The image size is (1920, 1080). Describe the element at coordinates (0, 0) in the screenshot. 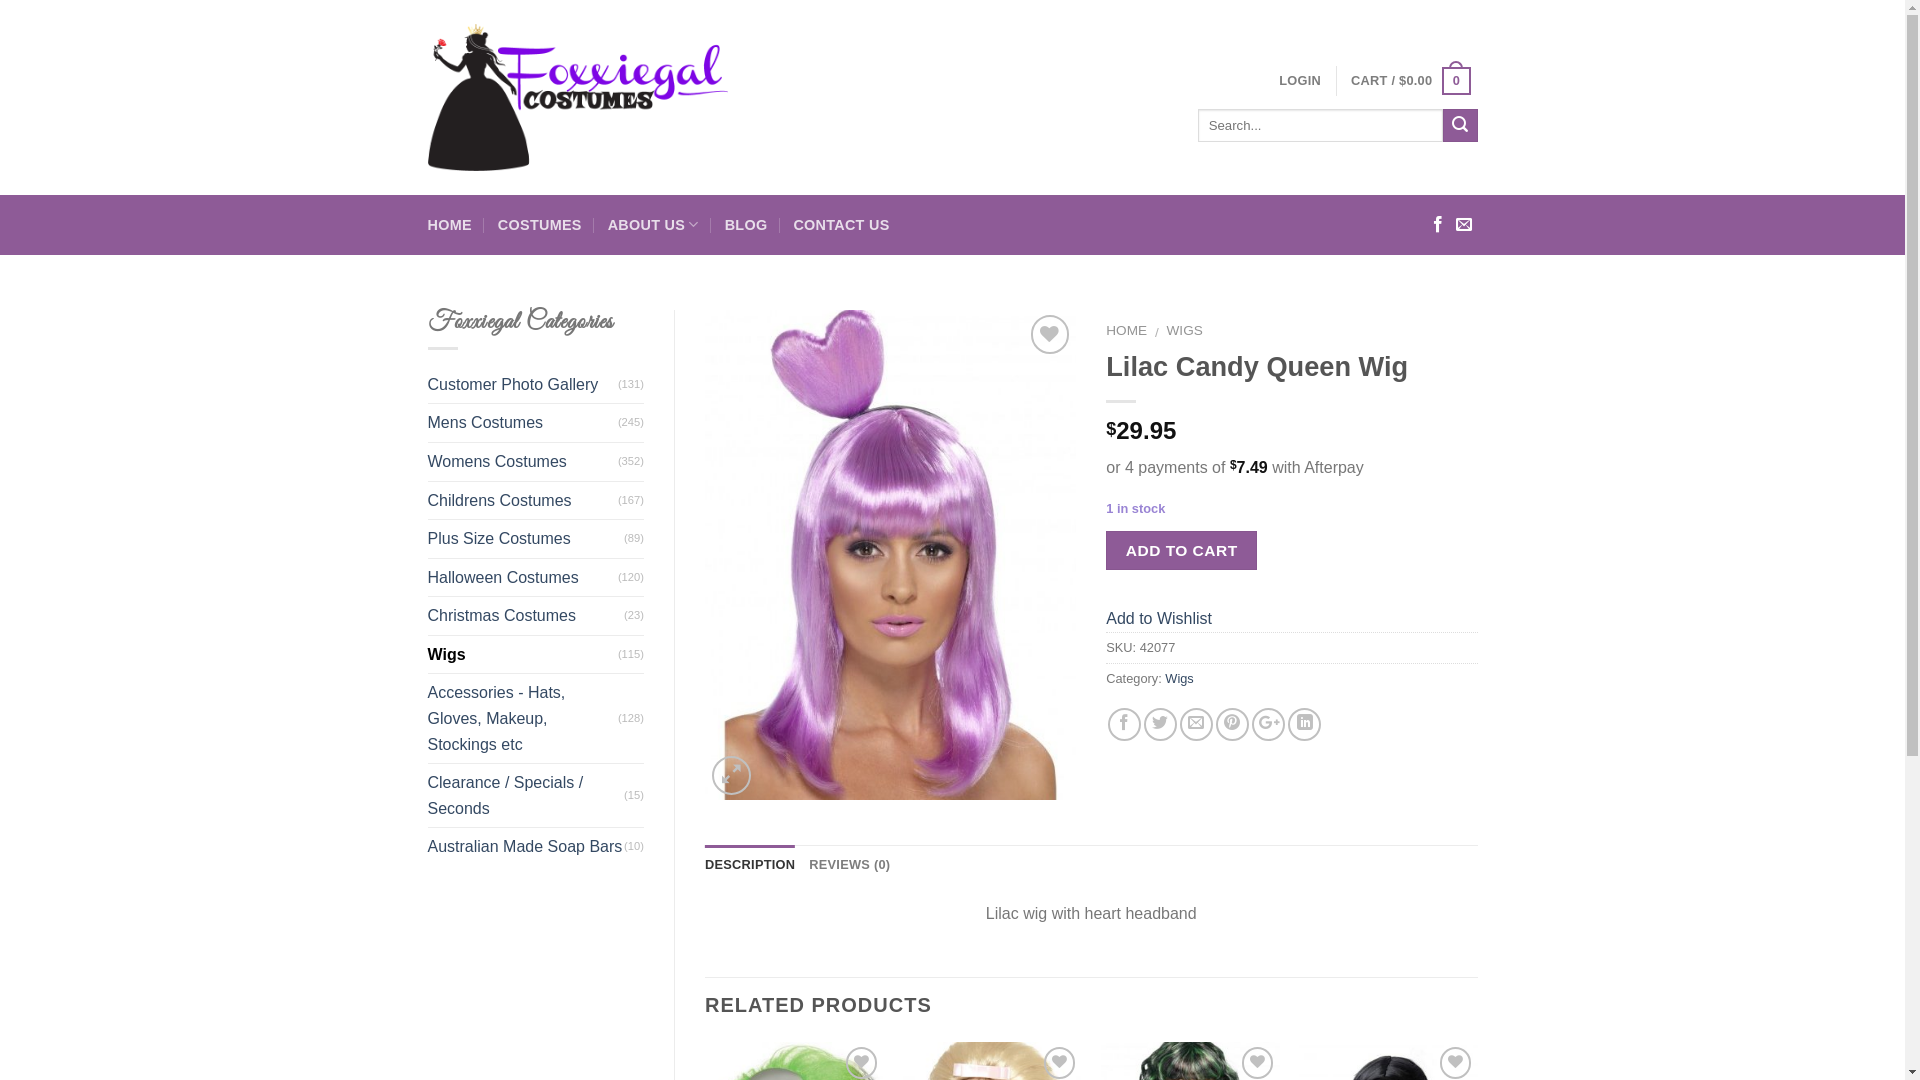

I see `'Skip to content'` at that location.